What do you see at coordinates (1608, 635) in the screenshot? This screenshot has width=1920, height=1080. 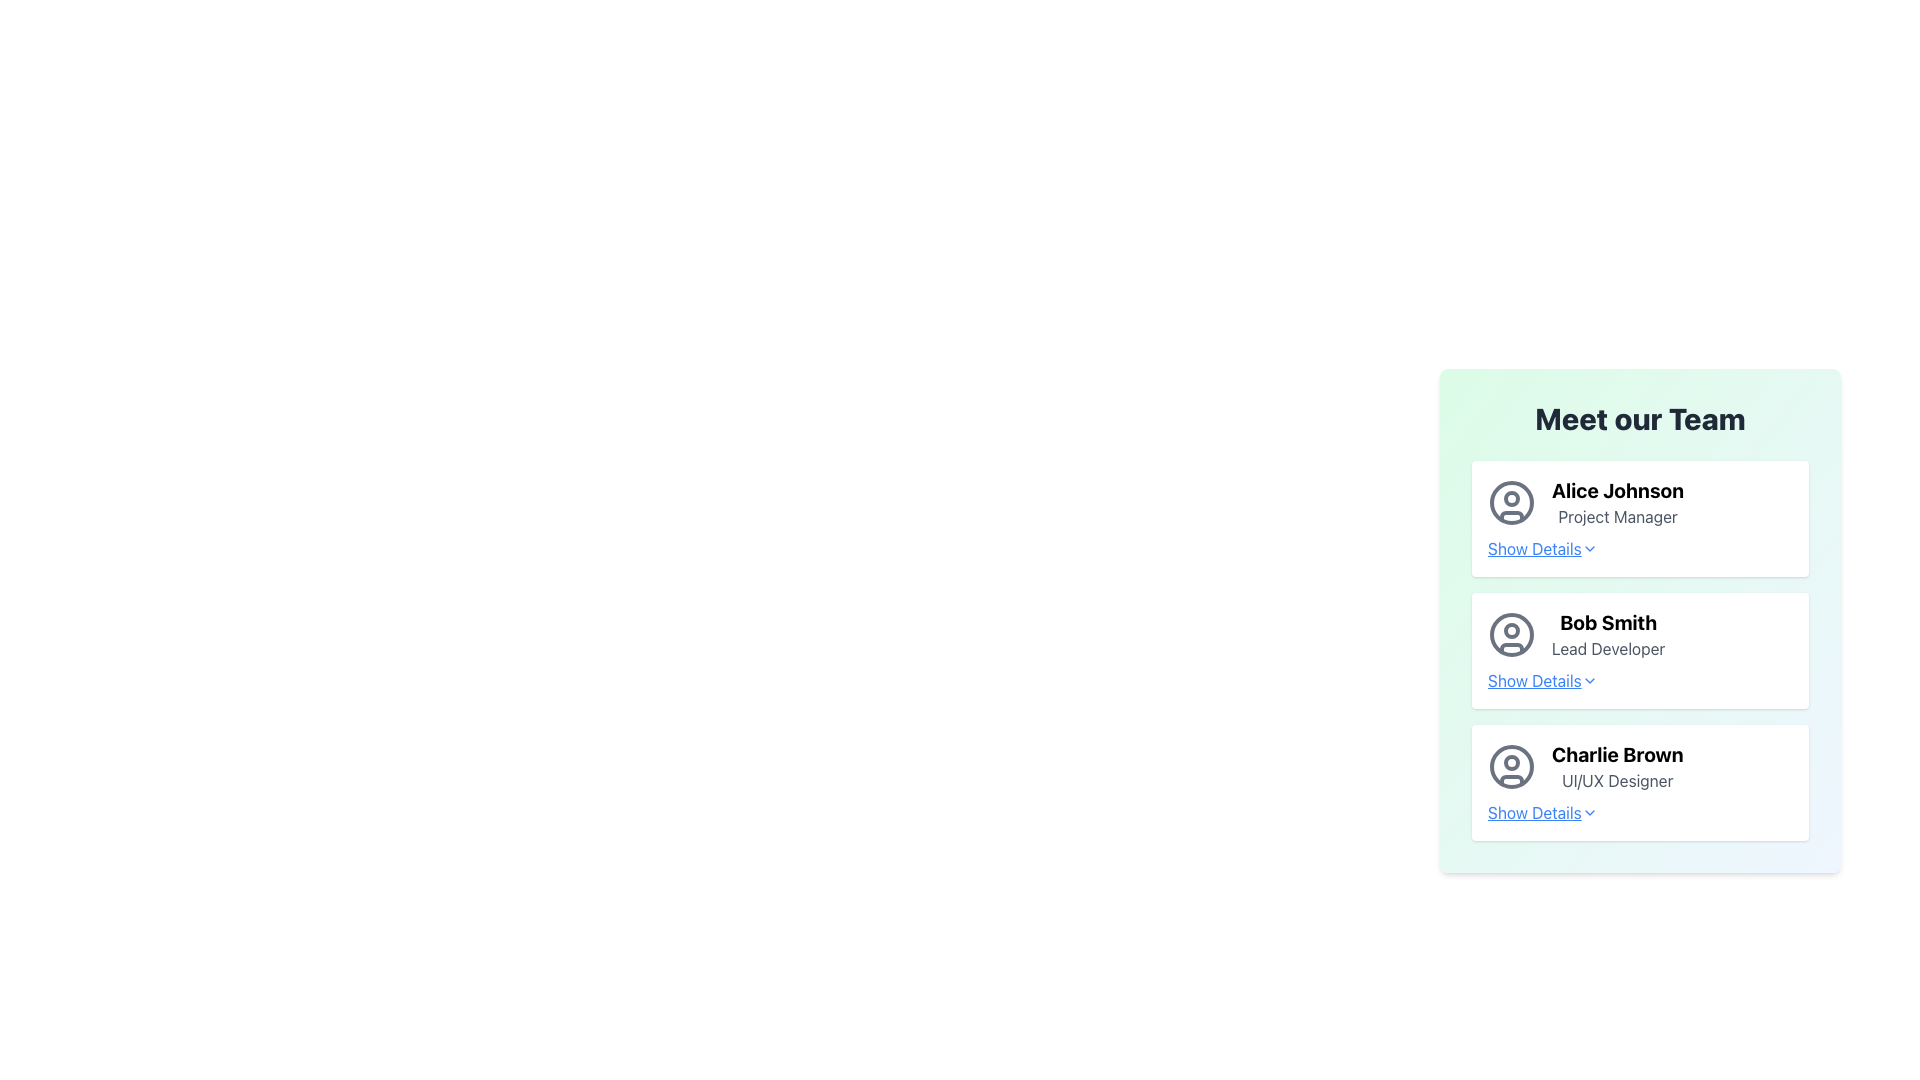 I see `the text block that displays the name and role of a team member, positioned as the second card in a vertical list between 'Alice Johnson' and 'Charlie Brown.'` at bounding box center [1608, 635].